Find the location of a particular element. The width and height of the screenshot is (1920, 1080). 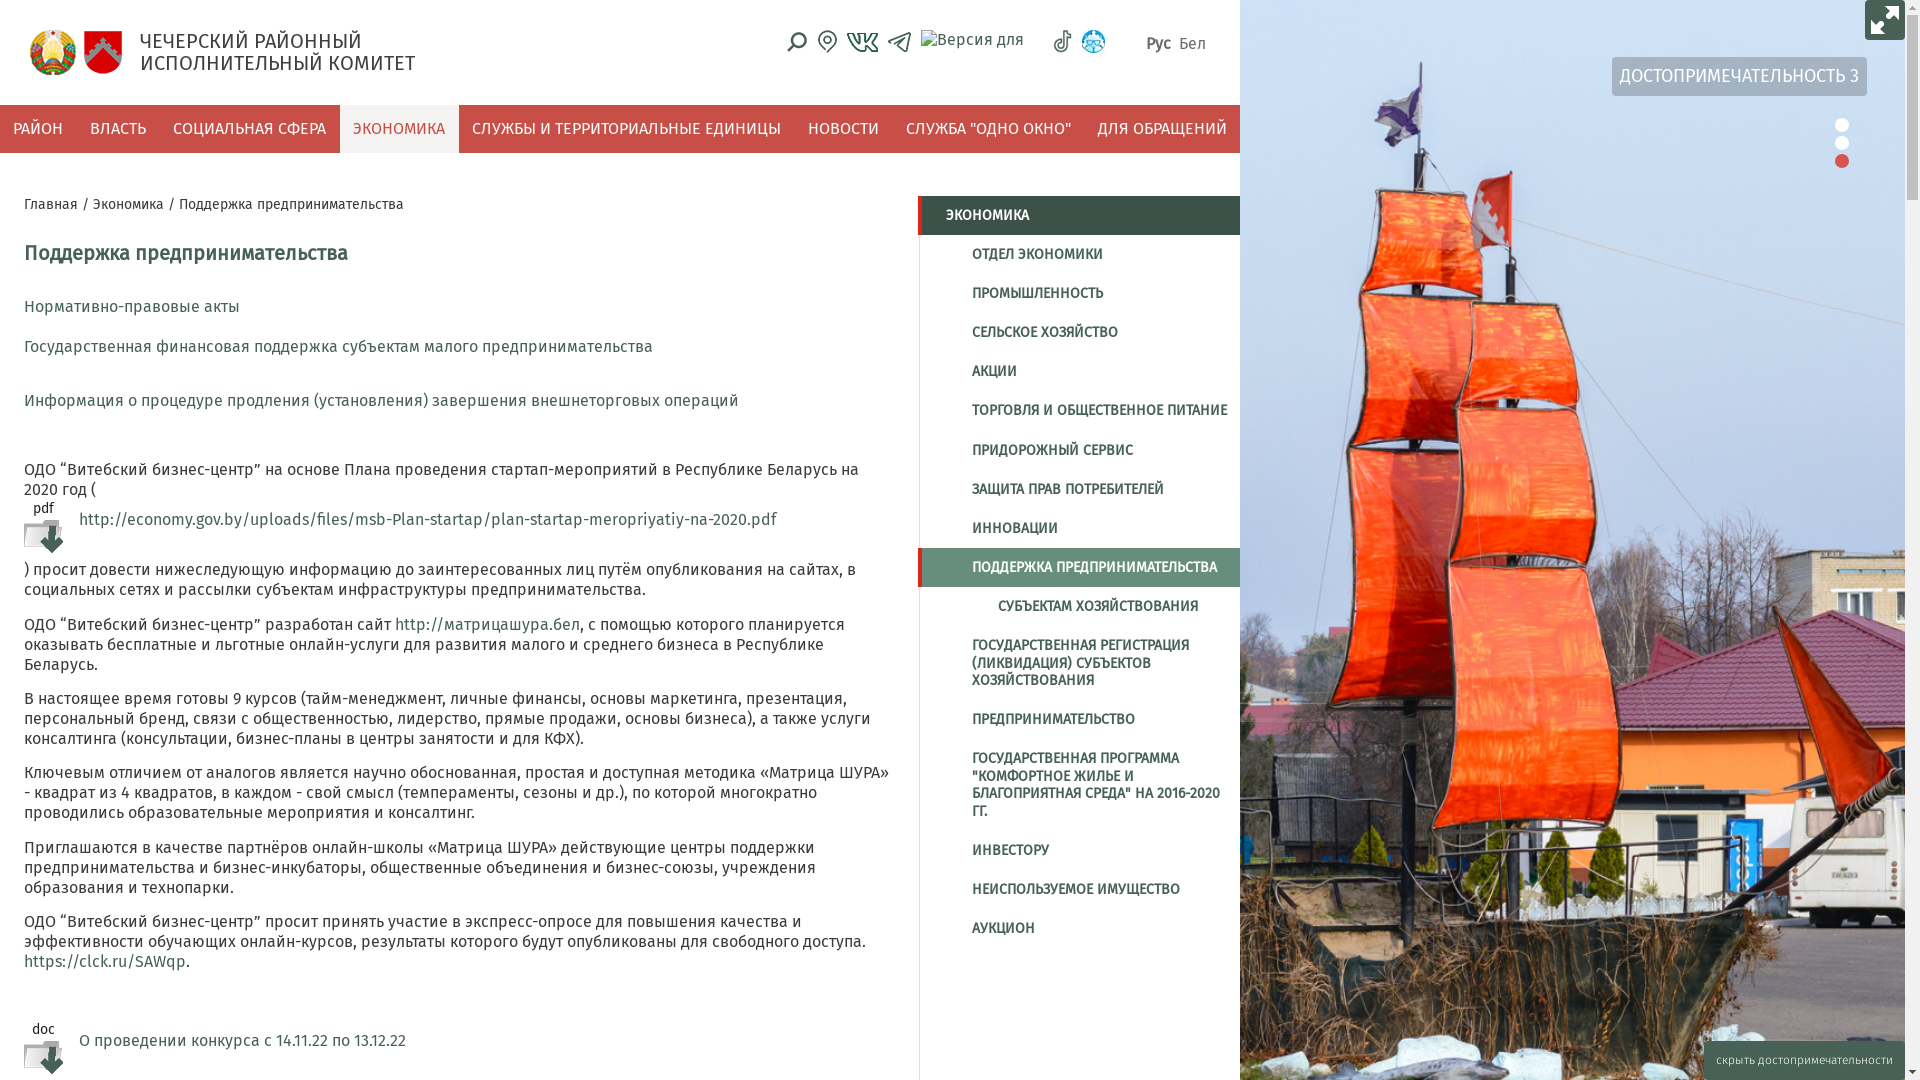

'2' is located at coordinates (1841, 141).